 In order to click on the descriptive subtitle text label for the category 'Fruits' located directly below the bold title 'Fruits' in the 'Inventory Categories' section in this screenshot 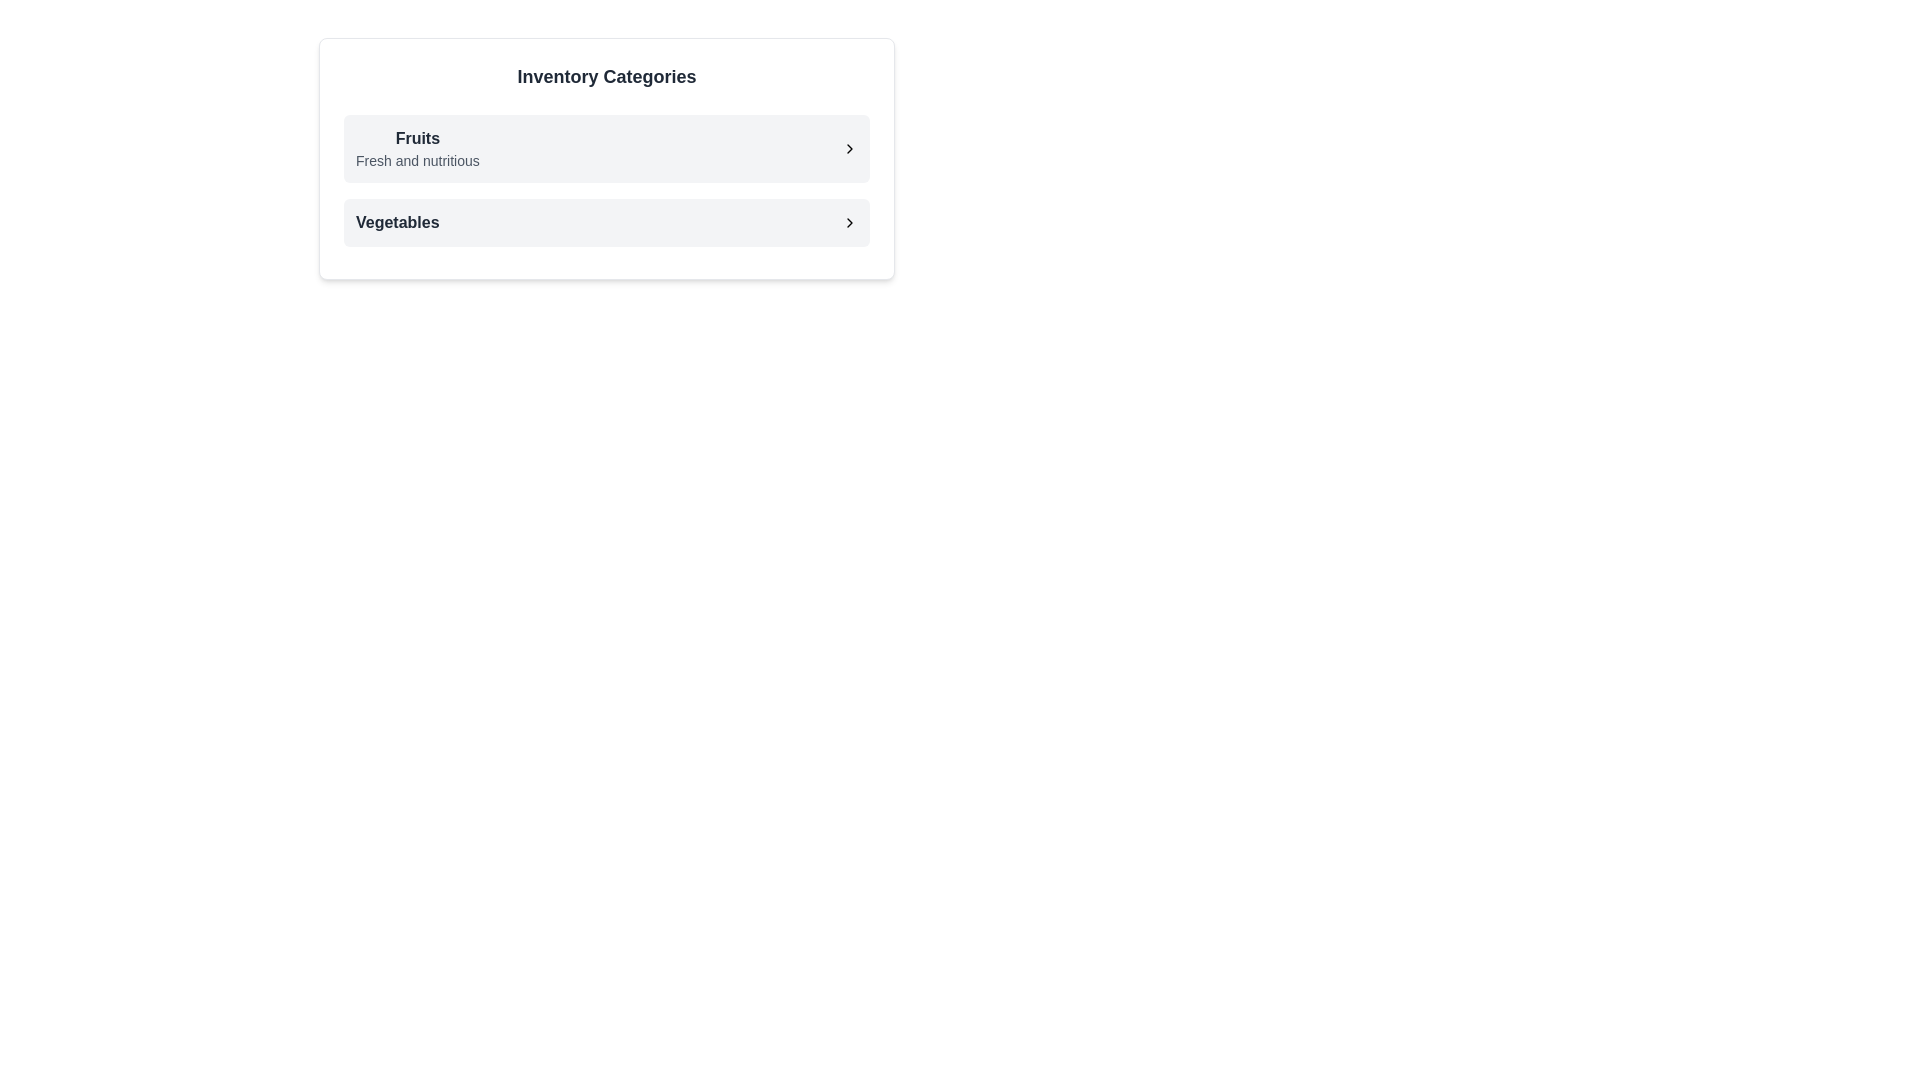, I will do `click(416, 160)`.